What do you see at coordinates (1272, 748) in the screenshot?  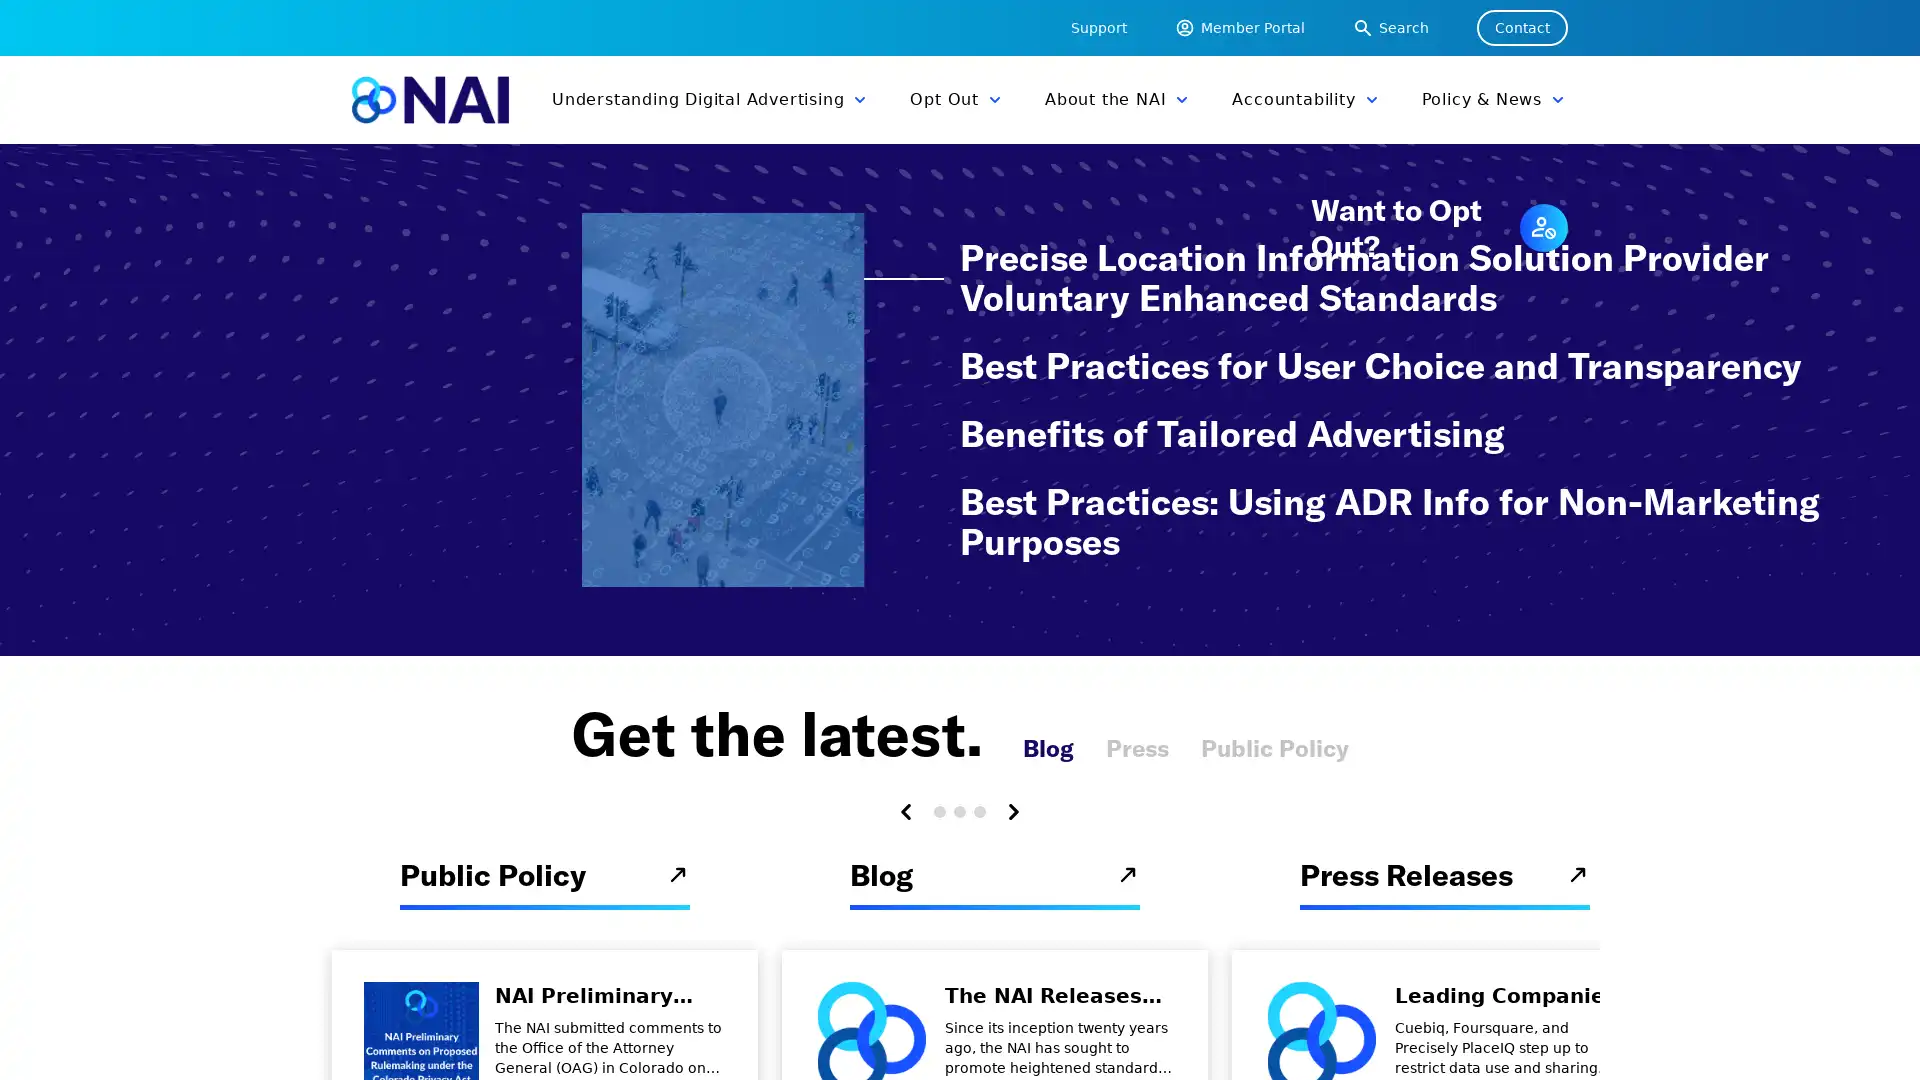 I see `Public Policy` at bounding box center [1272, 748].